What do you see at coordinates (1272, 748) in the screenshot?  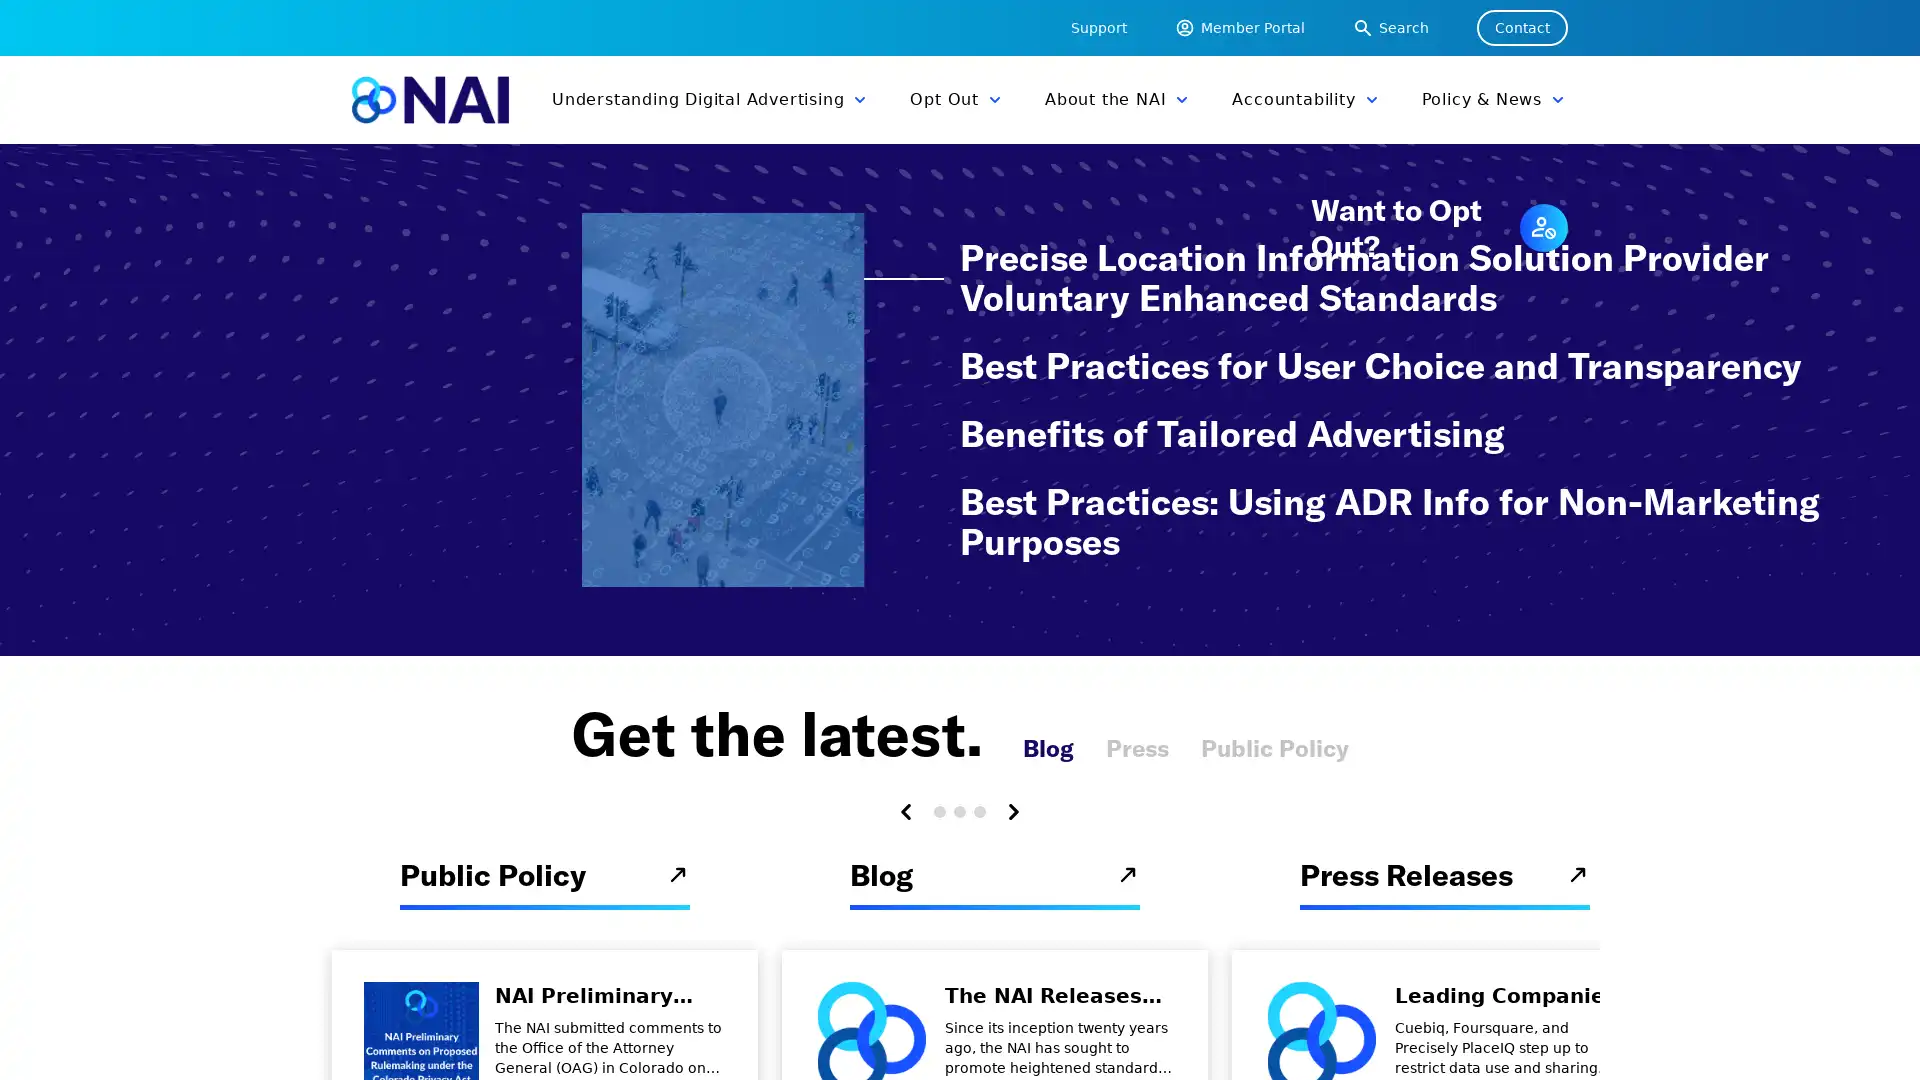 I see `Public Policy` at bounding box center [1272, 748].